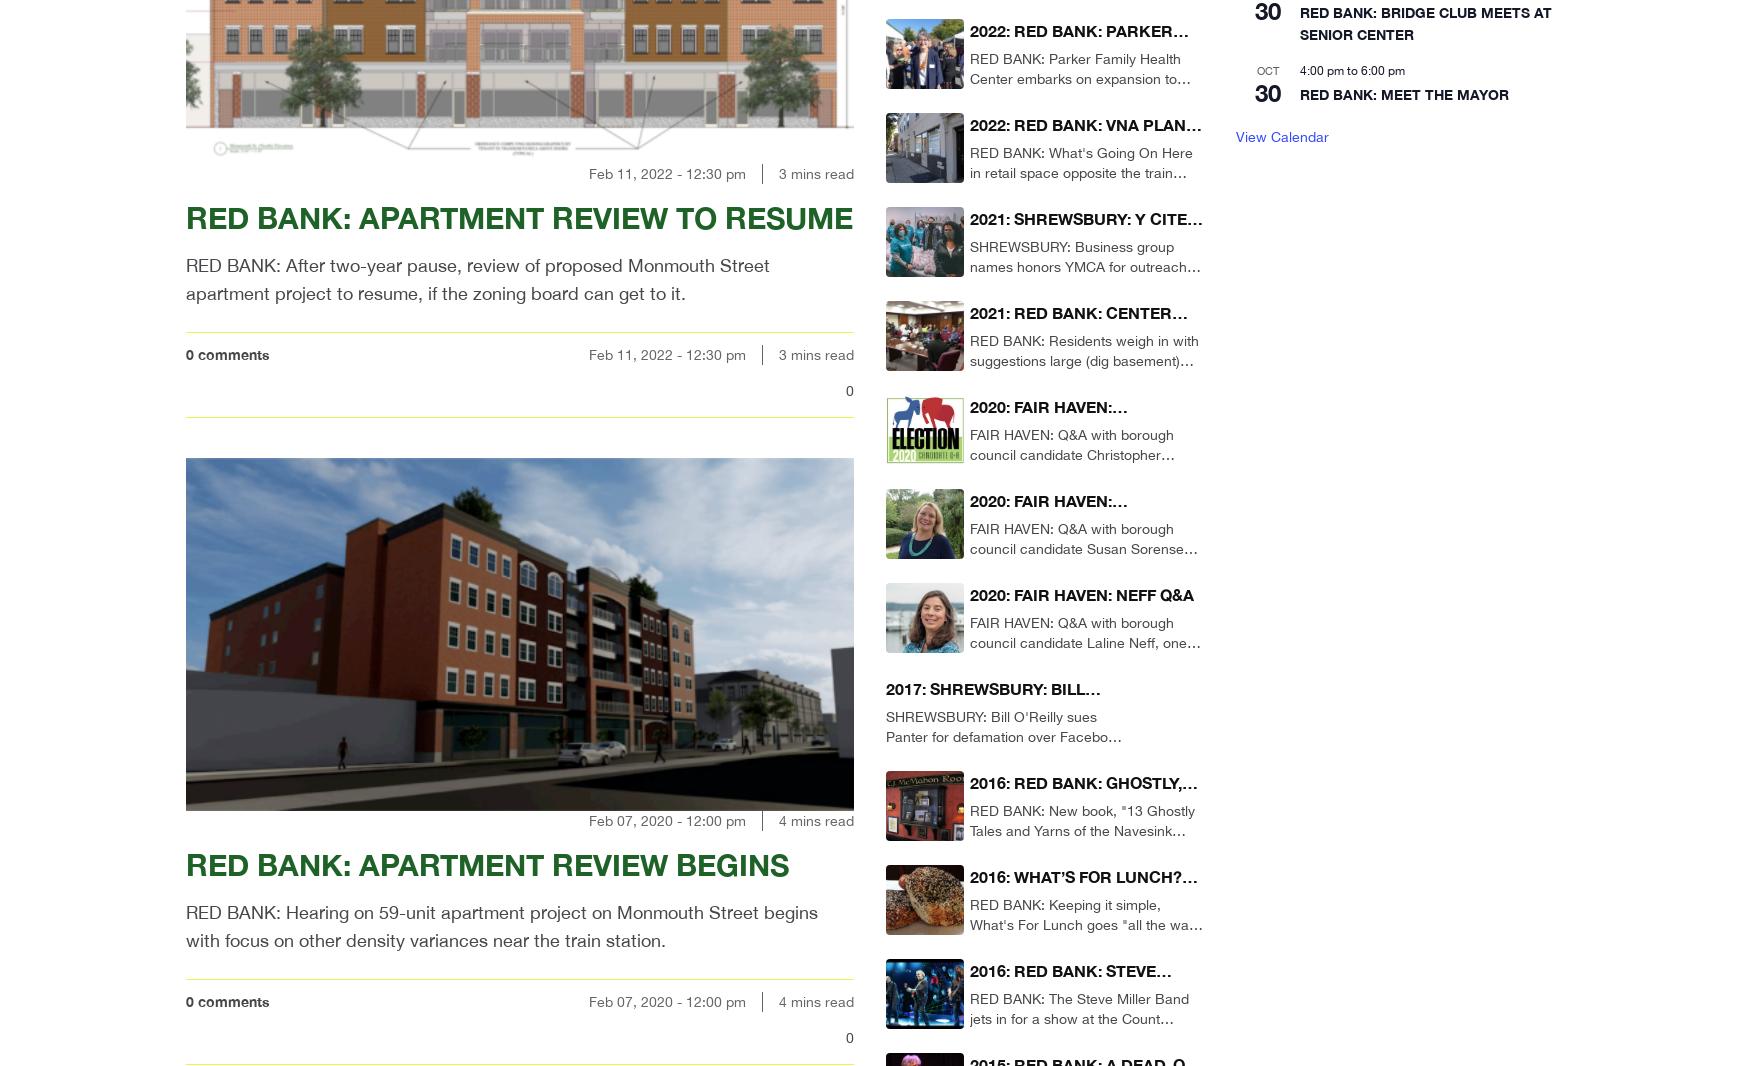 This screenshot has height=1066, width=1740. I want to click on '2017: SHREWSBURY: BILL O’REILLY SUES PANTER', so click(984, 699).